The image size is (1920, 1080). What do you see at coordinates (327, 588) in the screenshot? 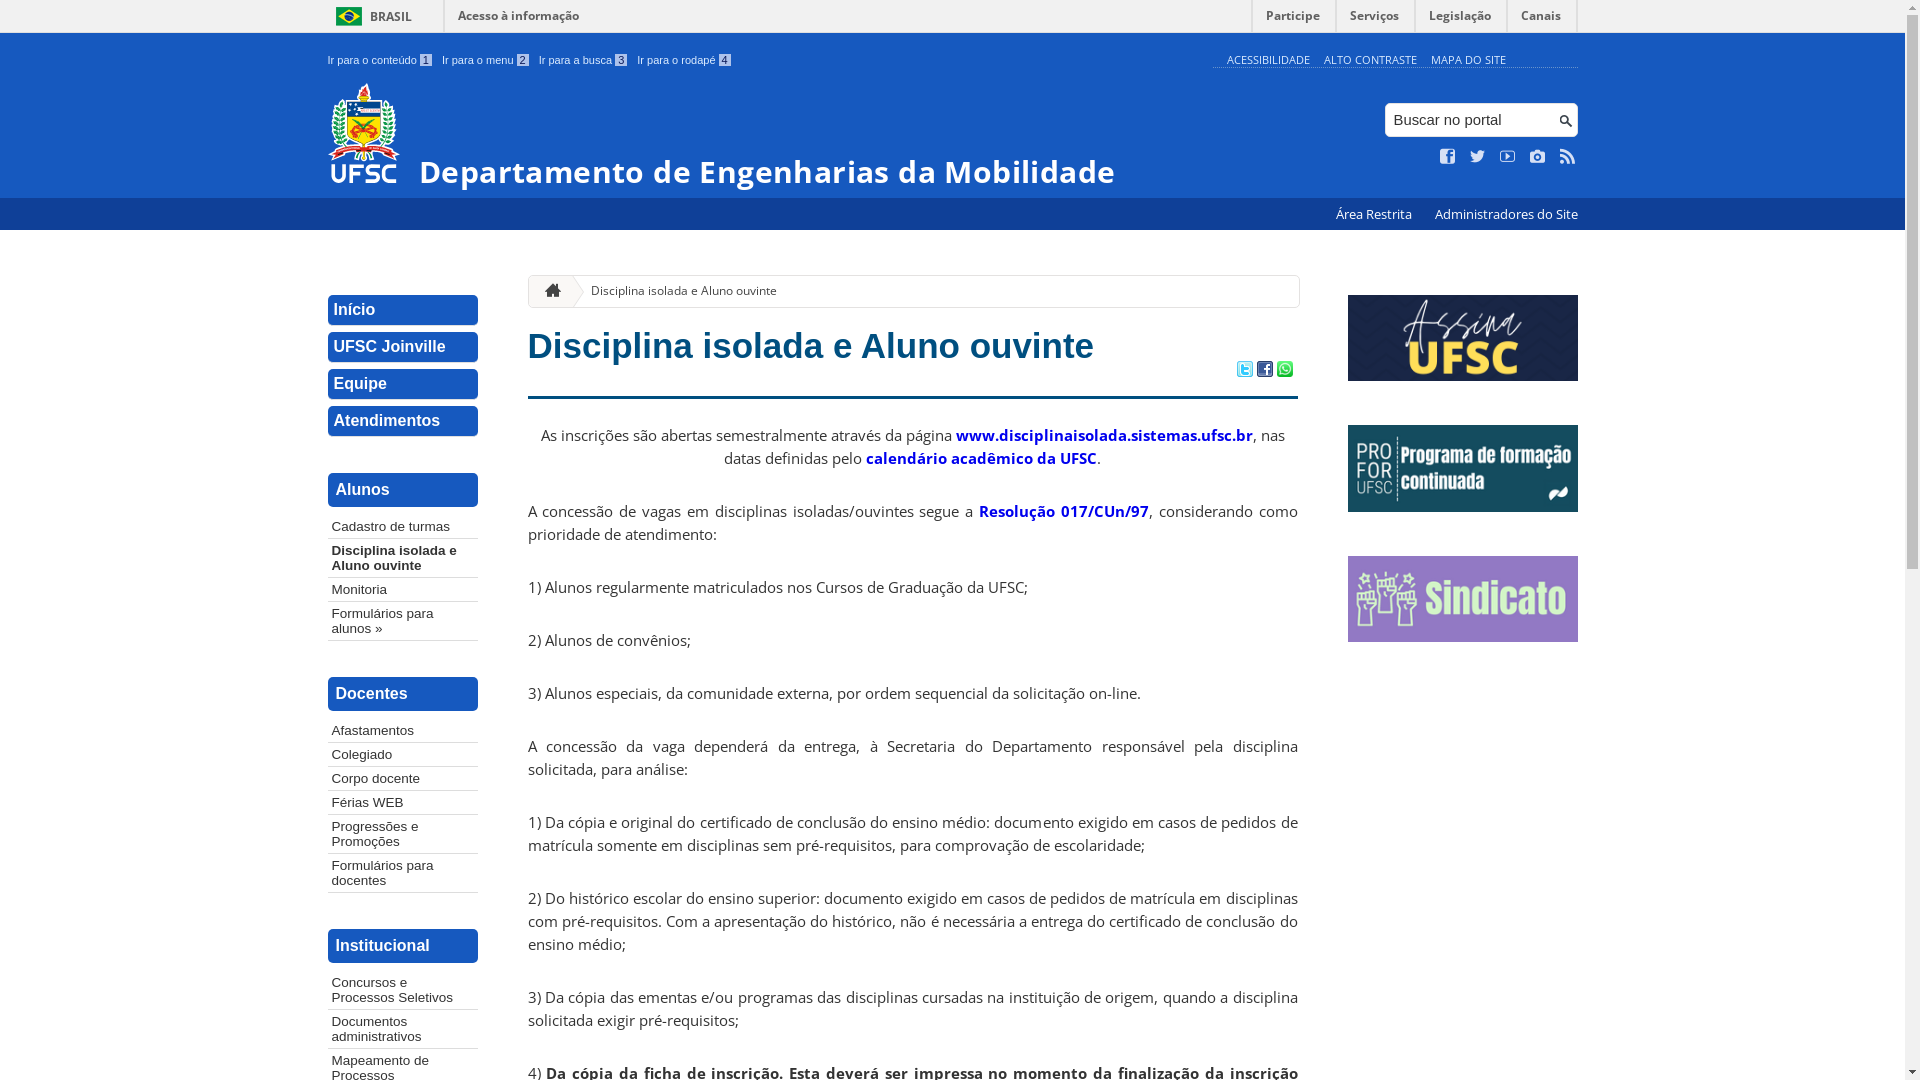
I see `'Monitoria'` at bounding box center [327, 588].